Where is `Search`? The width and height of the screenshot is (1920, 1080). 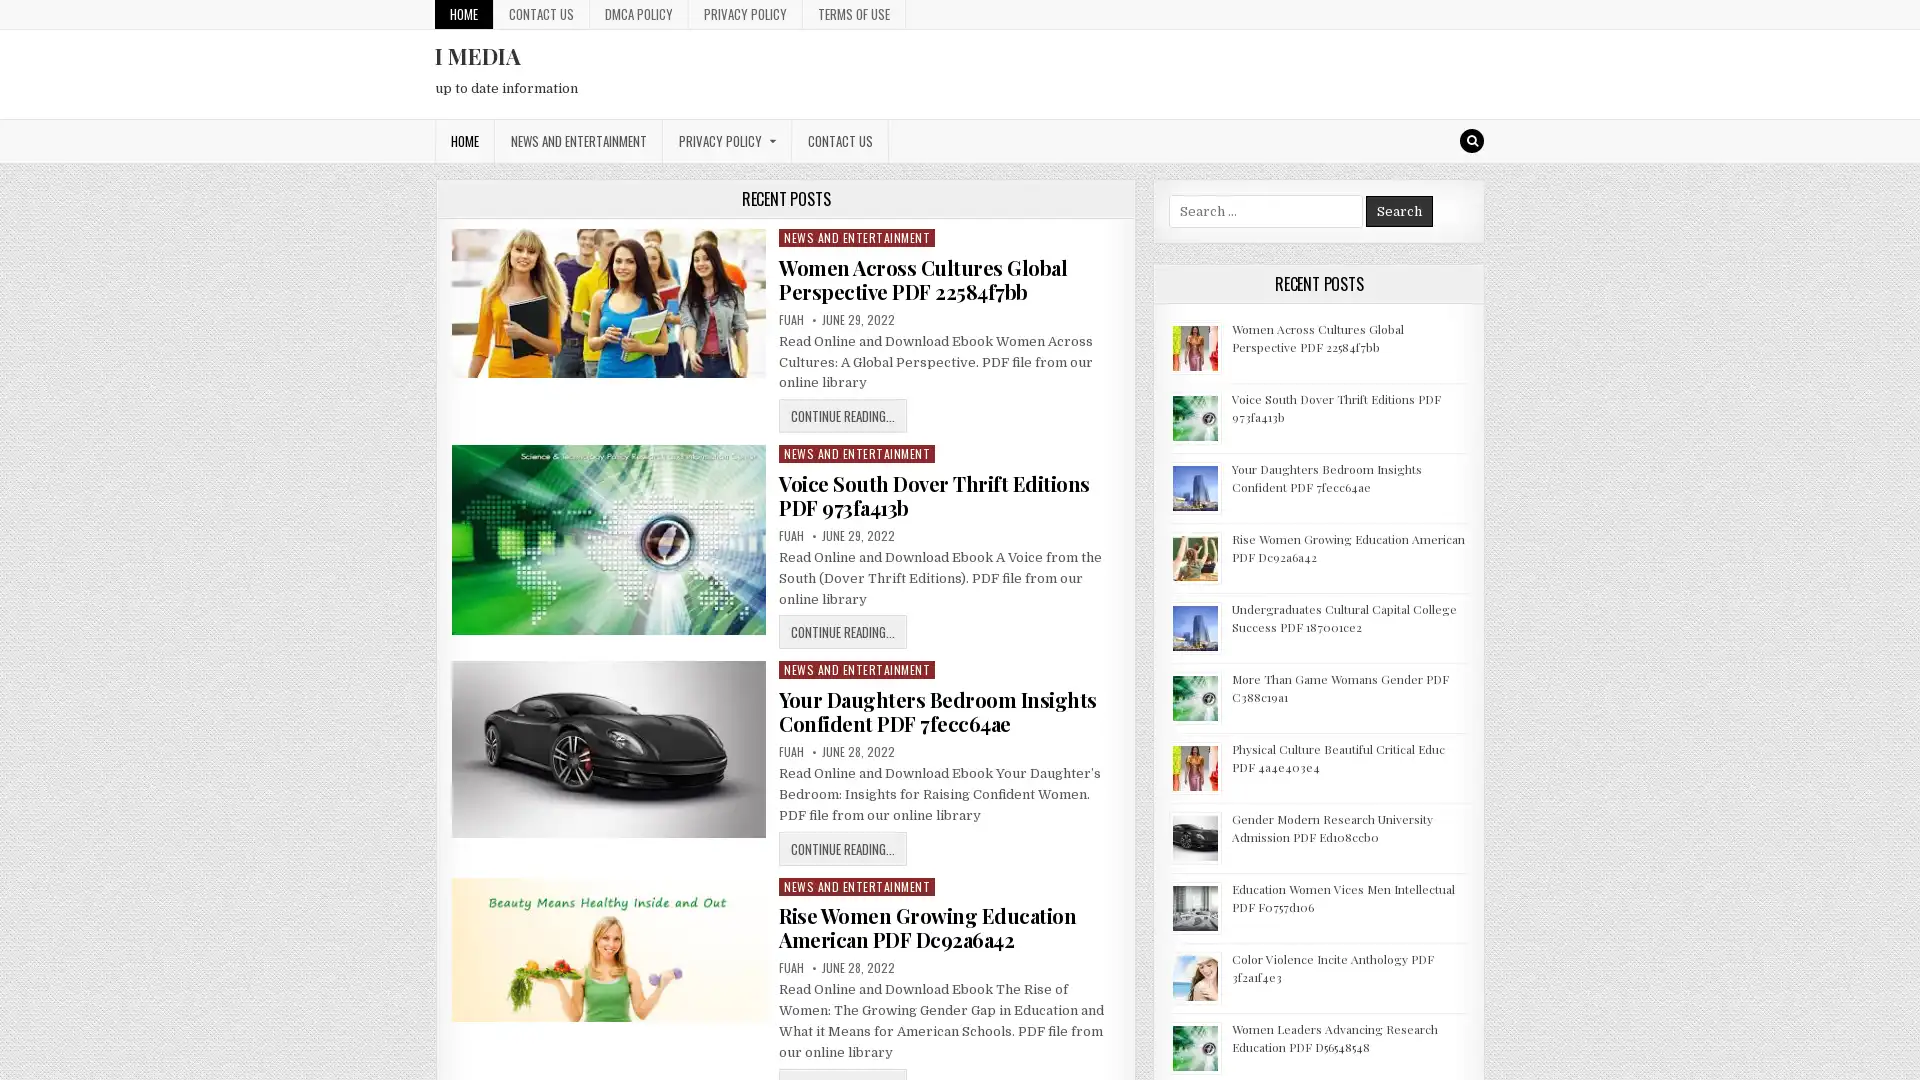
Search is located at coordinates (1398, 211).